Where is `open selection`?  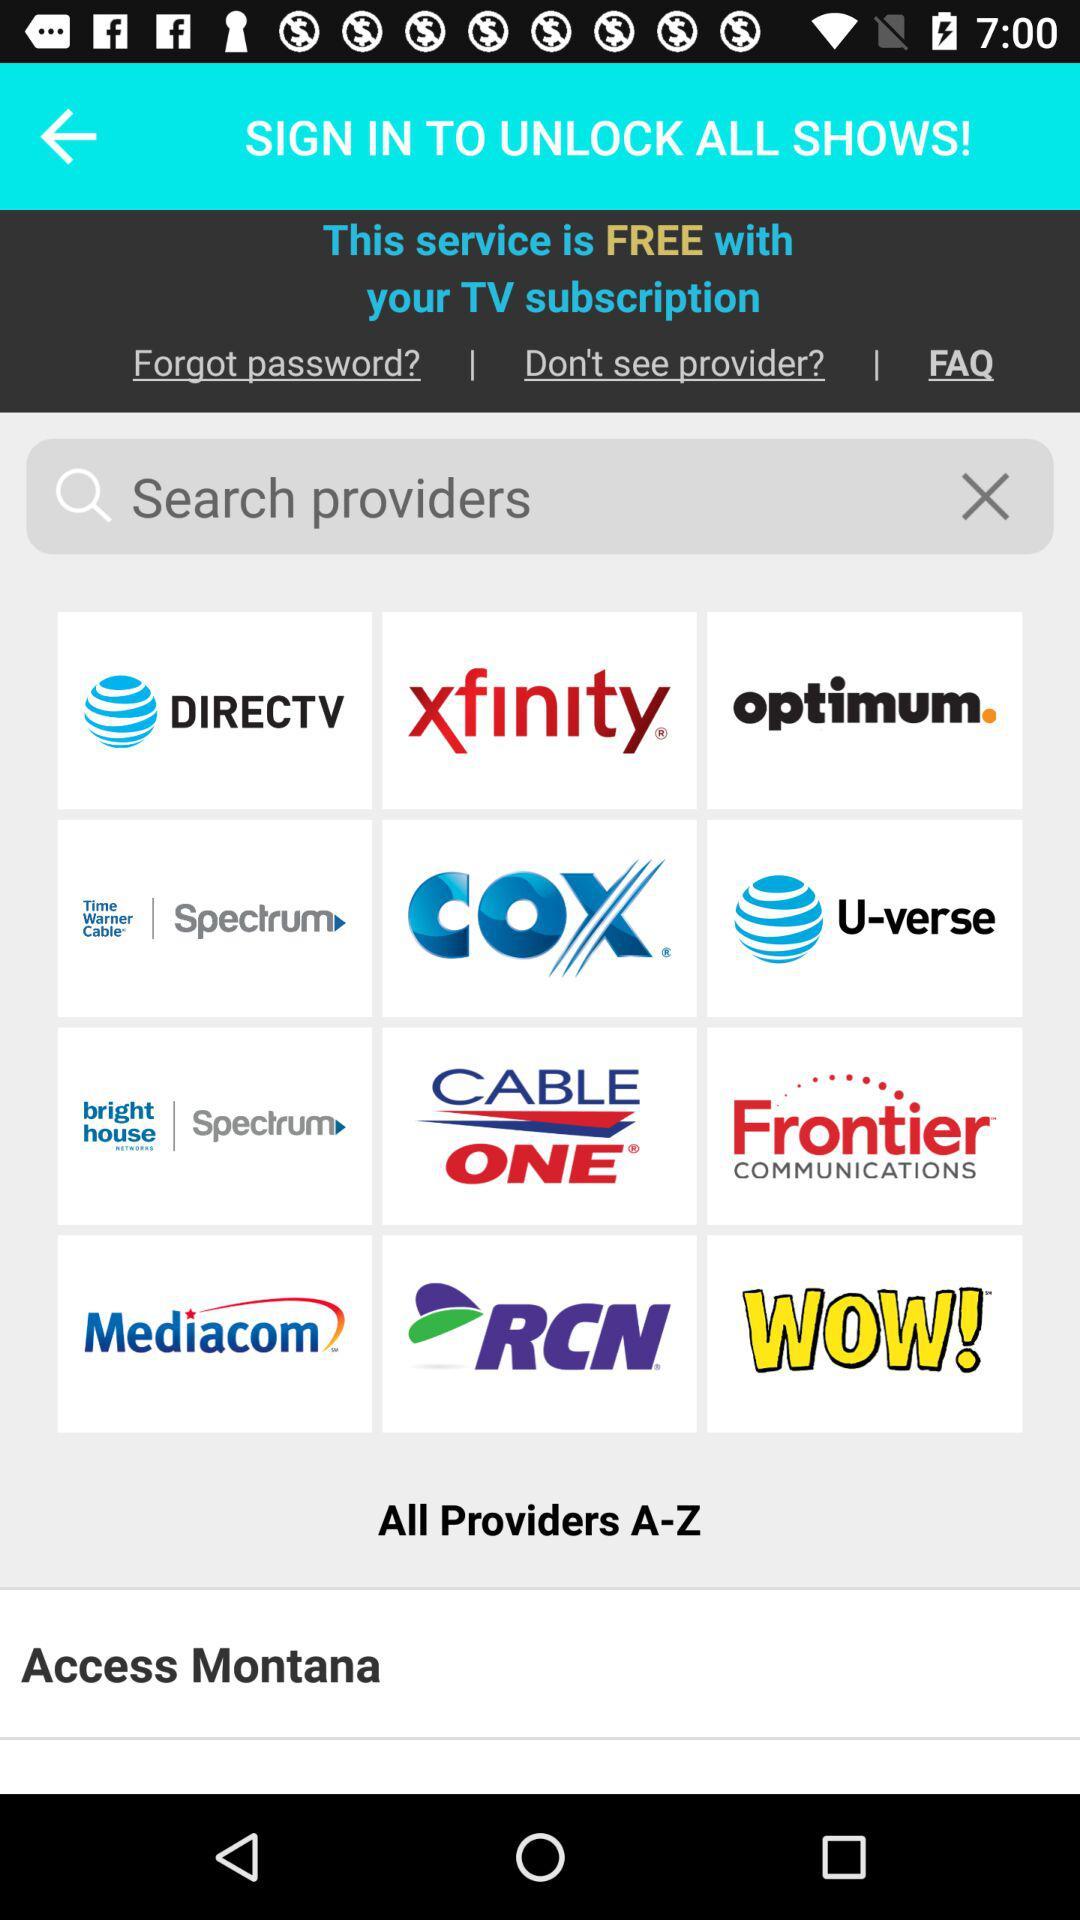
open selection is located at coordinates (214, 917).